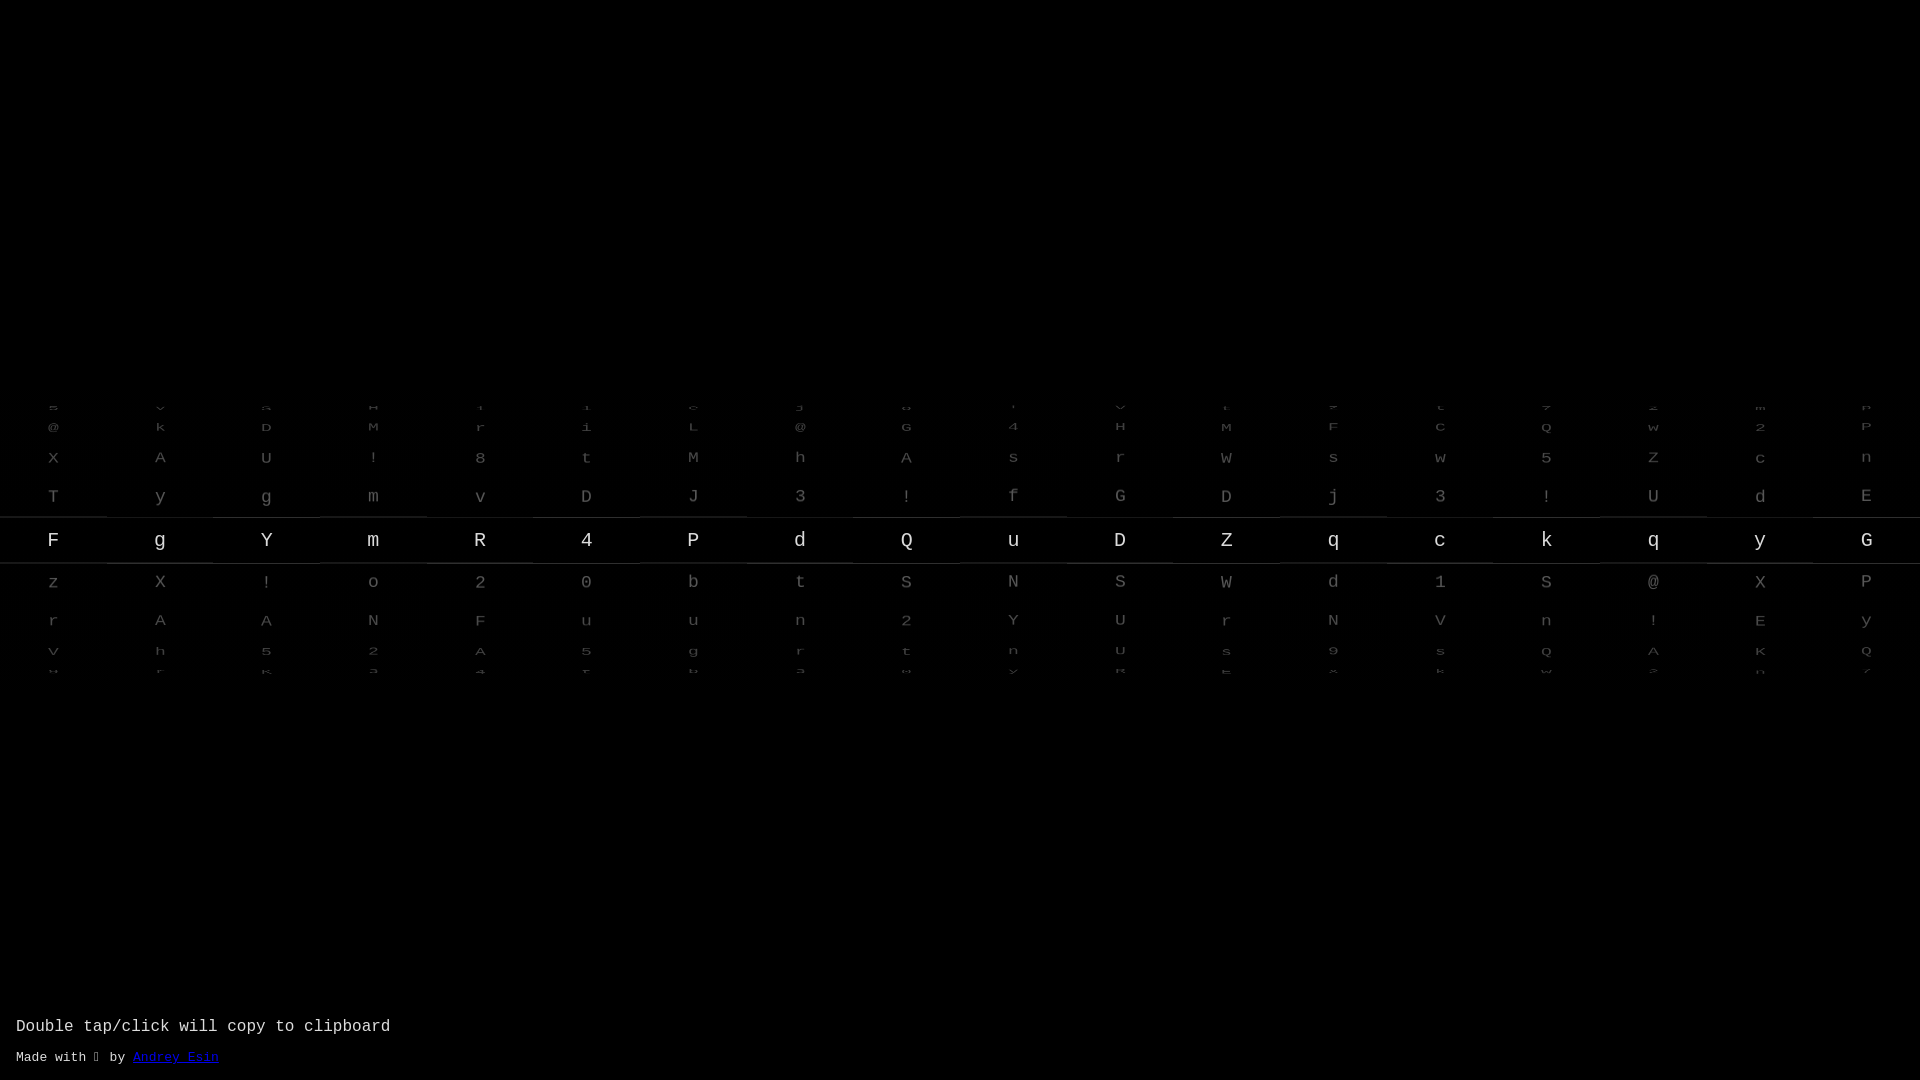 This screenshot has width=1920, height=1080. I want to click on 'Andrey Esin', so click(132, 1056).